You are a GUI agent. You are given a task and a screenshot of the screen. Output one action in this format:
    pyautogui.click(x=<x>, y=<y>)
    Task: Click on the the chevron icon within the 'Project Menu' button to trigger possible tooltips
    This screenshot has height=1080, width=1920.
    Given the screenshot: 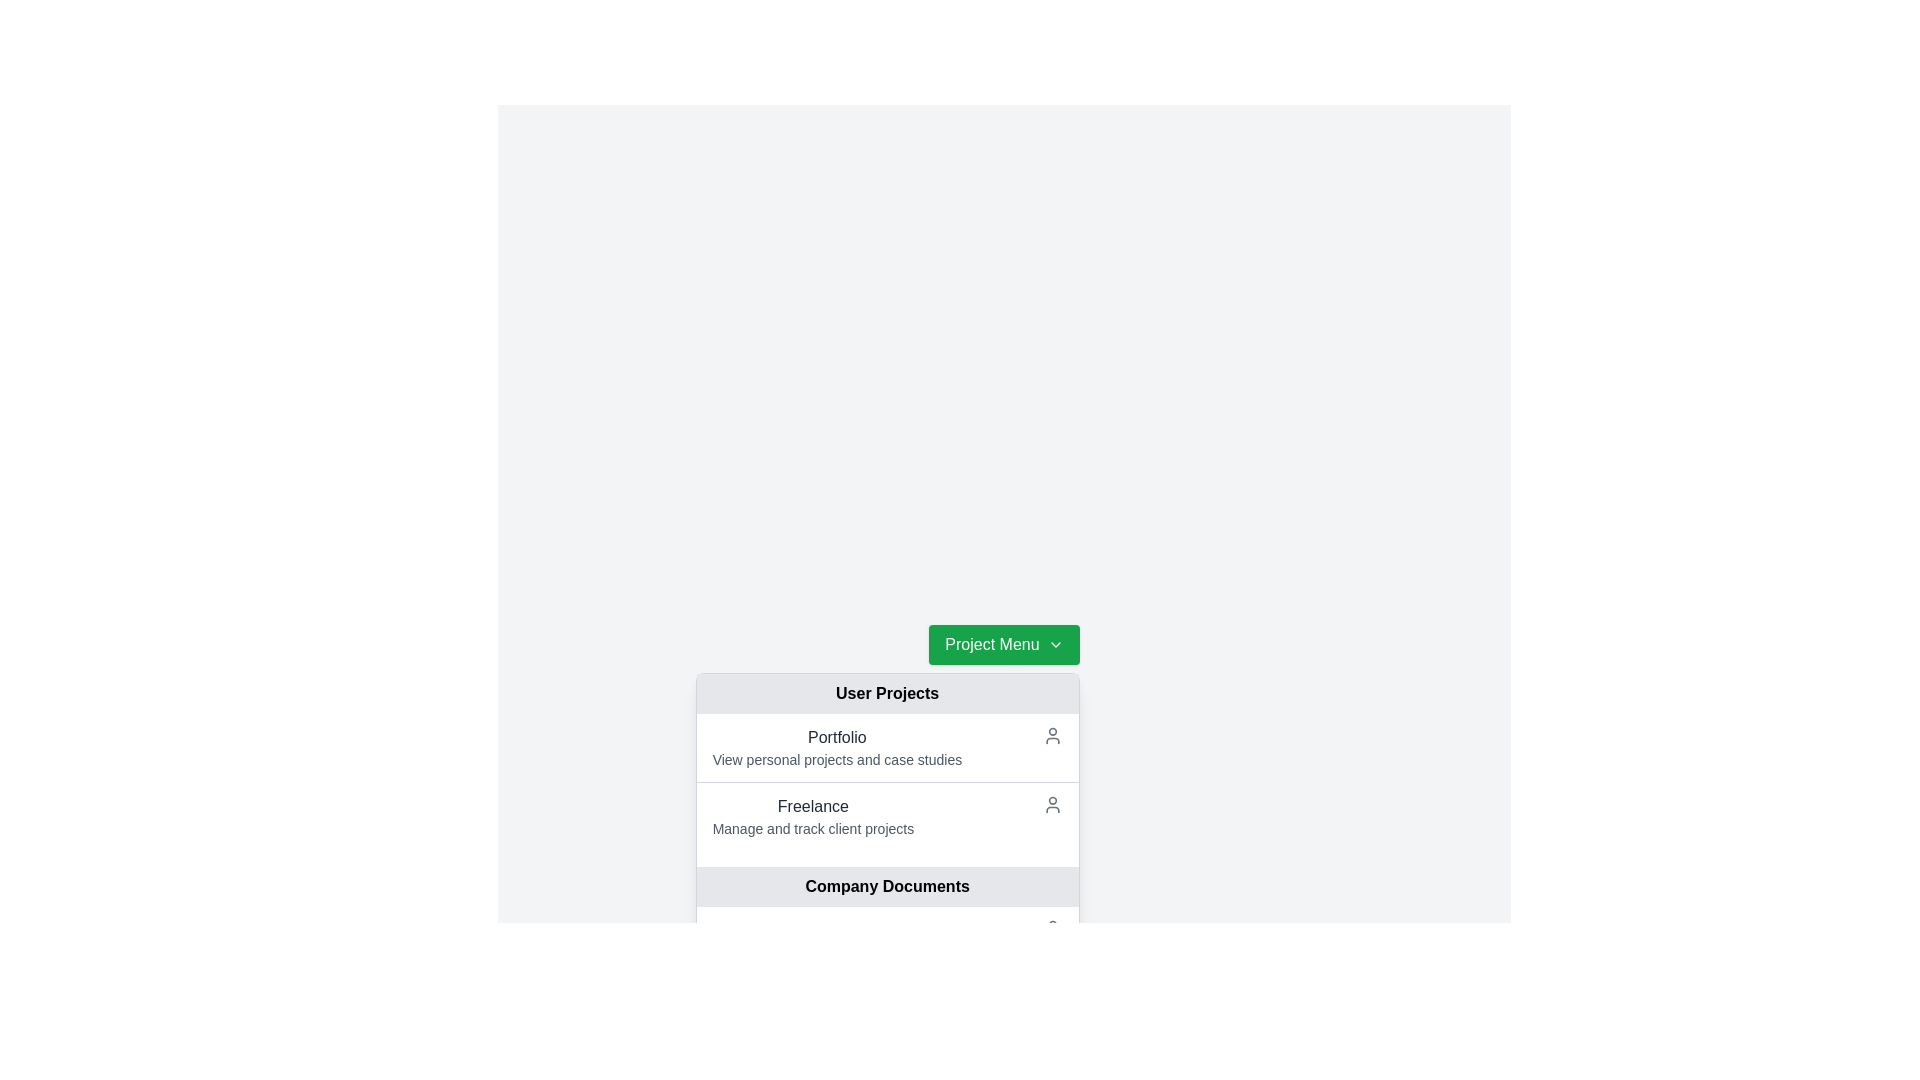 What is the action you would take?
    pyautogui.click(x=1054, y=644)
    